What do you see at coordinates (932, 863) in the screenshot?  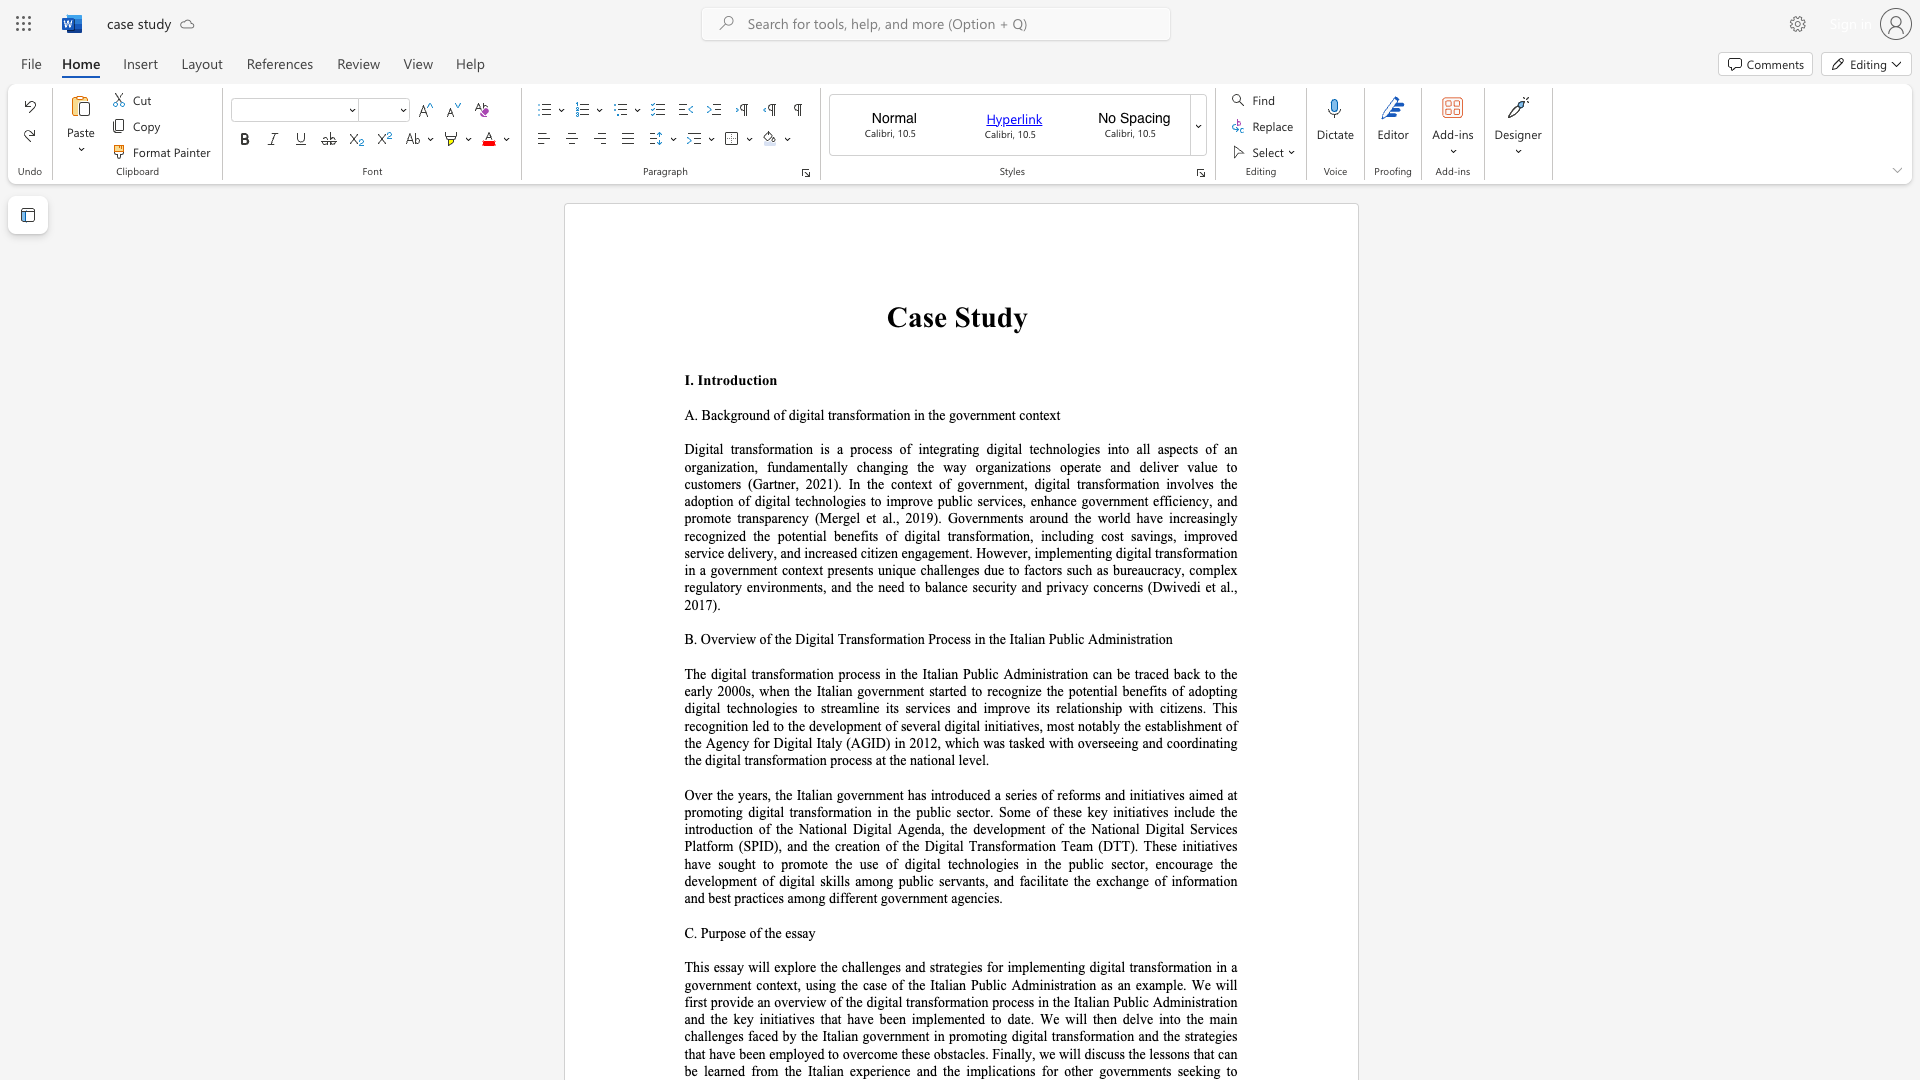 I see `the 30th character "a" in the text` at bounding box center [932, 863].